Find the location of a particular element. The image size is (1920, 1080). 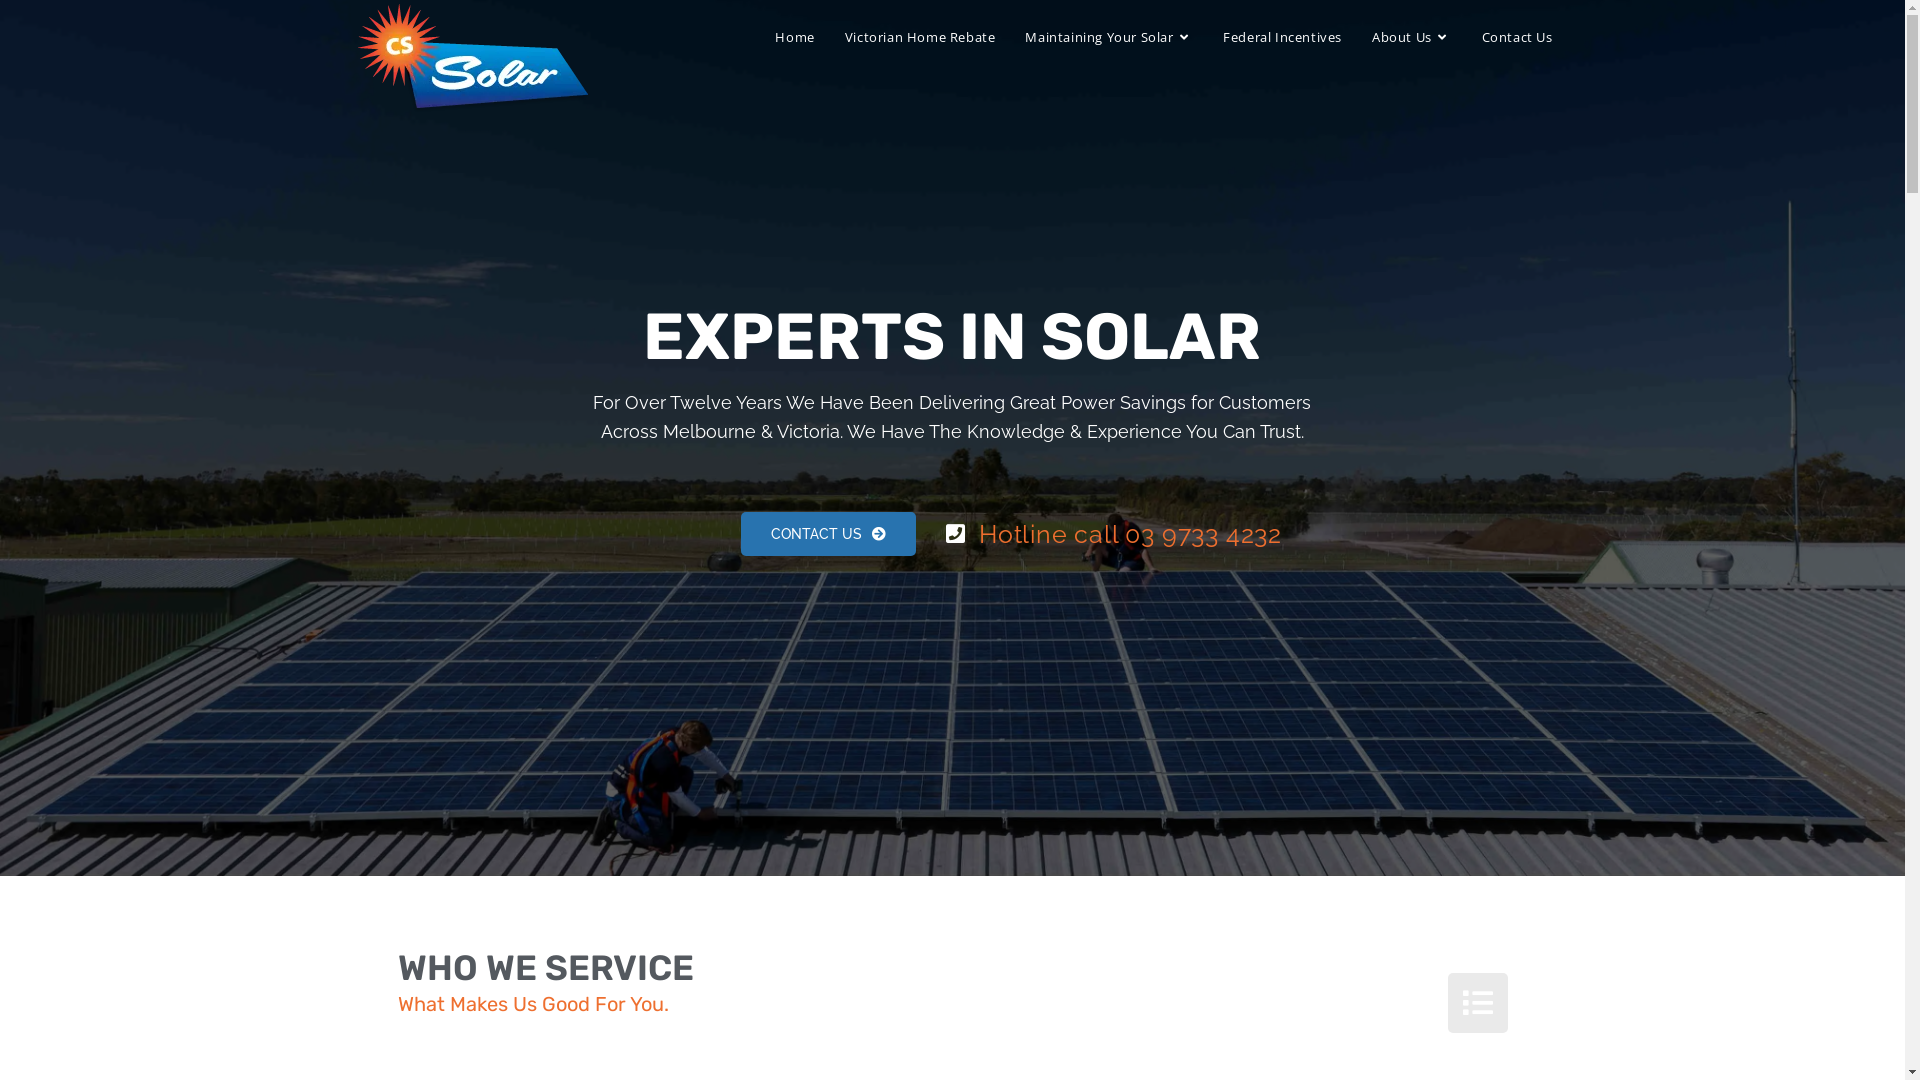

'Maintaining Your Solar' is located at coordinates (1107, 37).